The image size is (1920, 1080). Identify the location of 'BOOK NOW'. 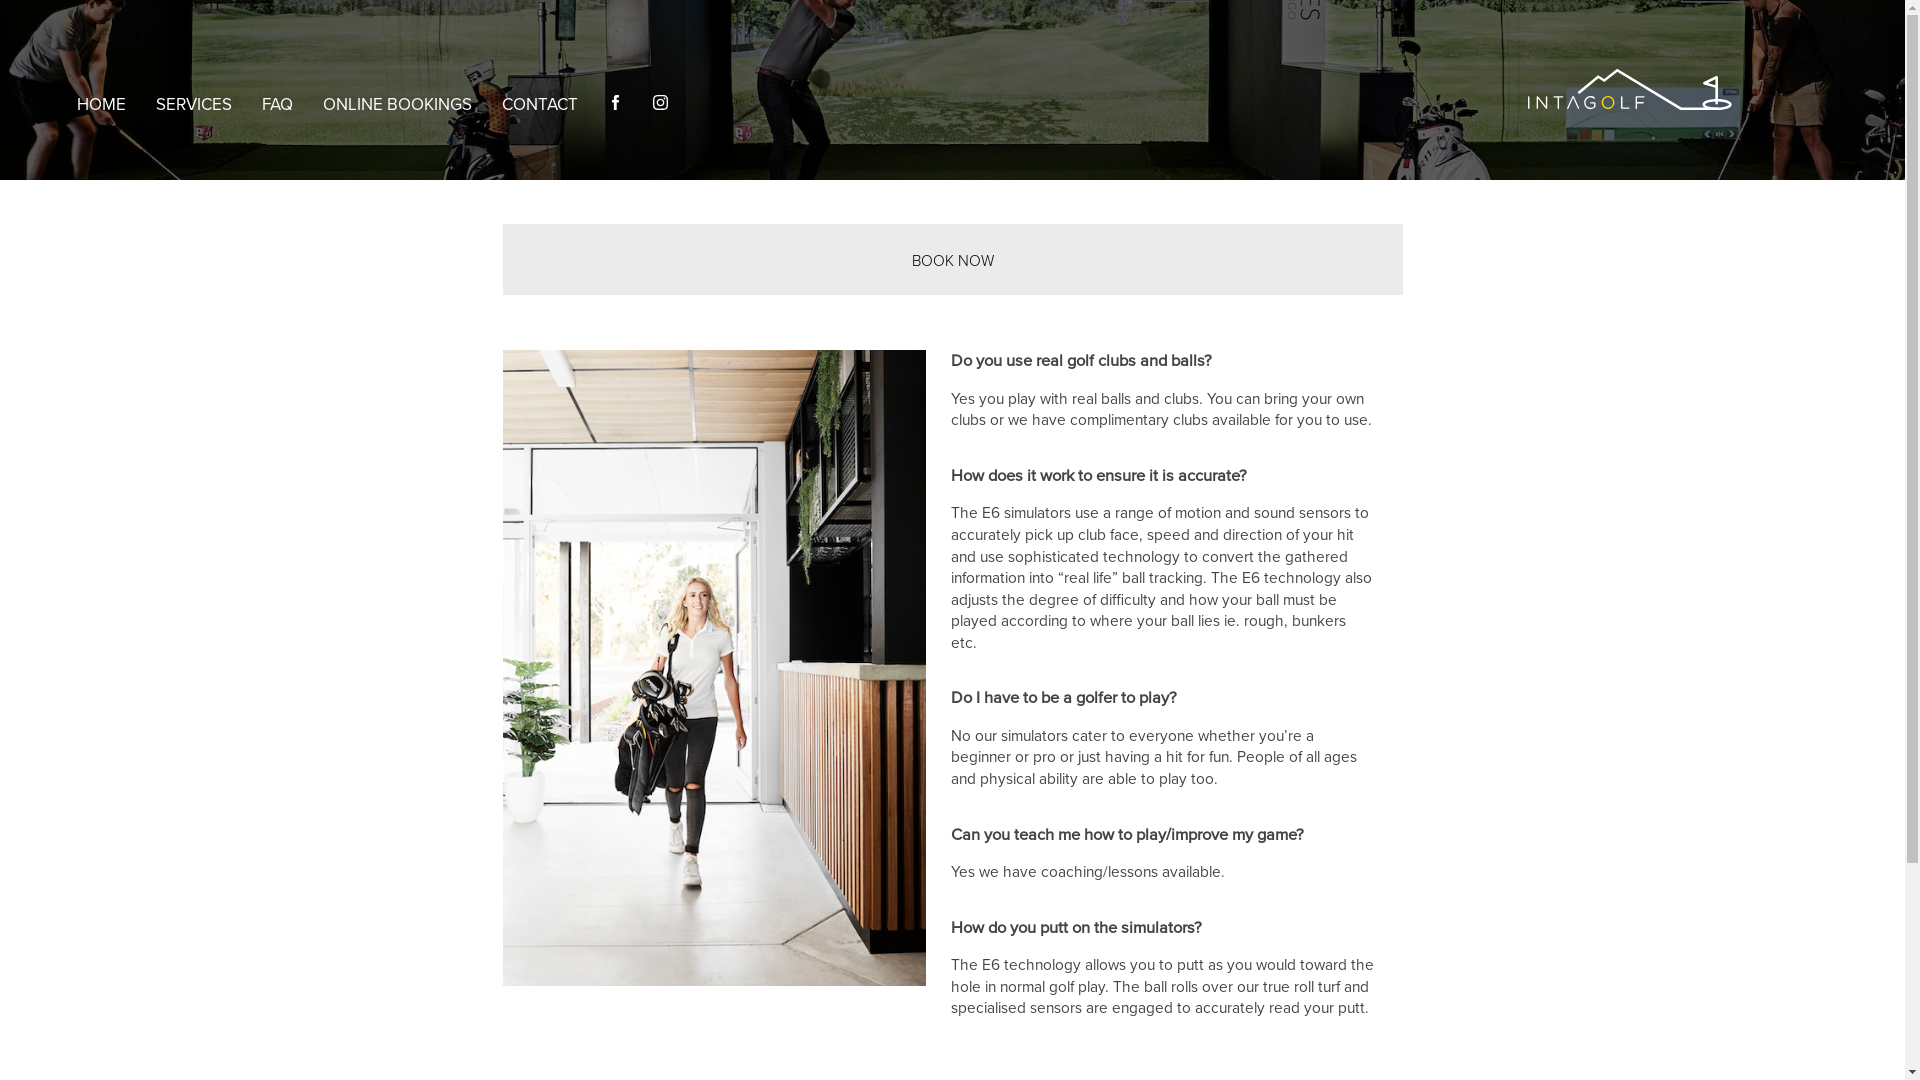
(952, 260).